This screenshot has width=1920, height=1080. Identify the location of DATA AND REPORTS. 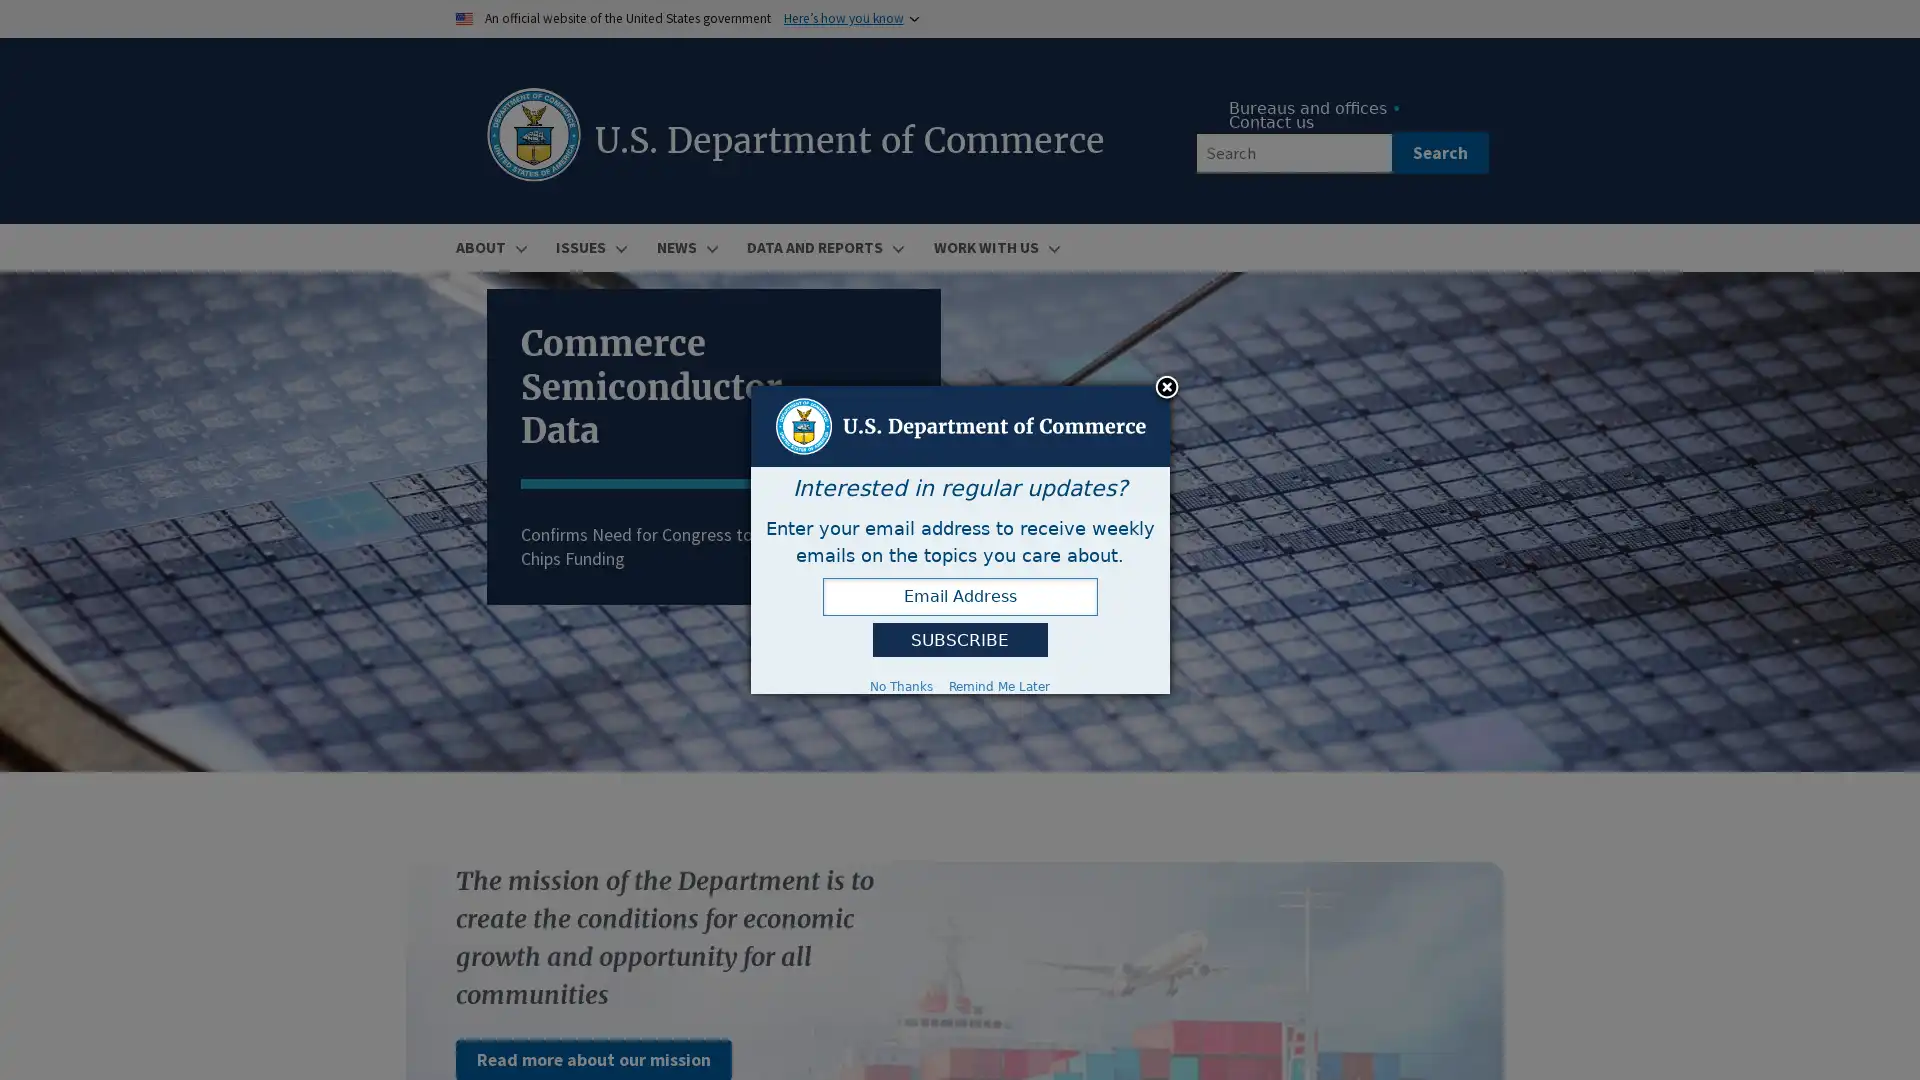
(822, 246).